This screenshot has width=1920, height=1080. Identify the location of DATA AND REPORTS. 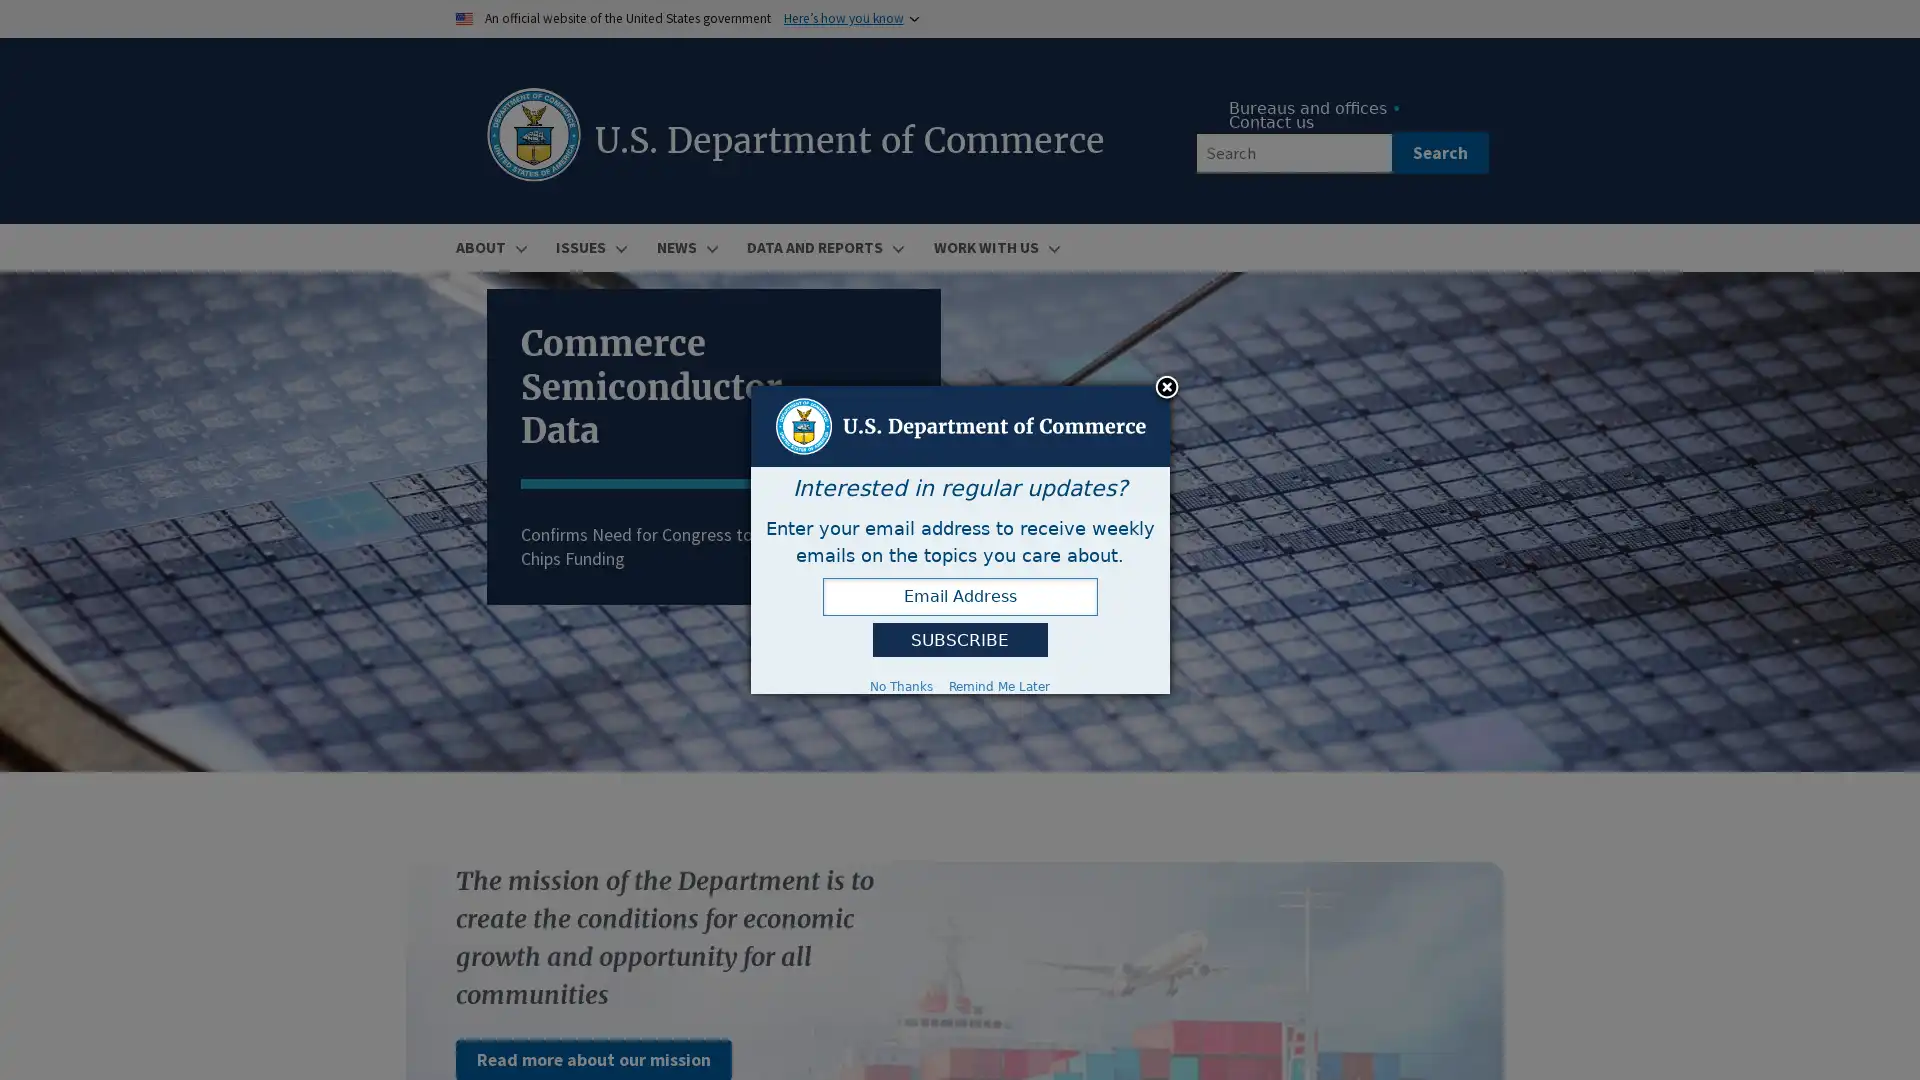
(822, 246).